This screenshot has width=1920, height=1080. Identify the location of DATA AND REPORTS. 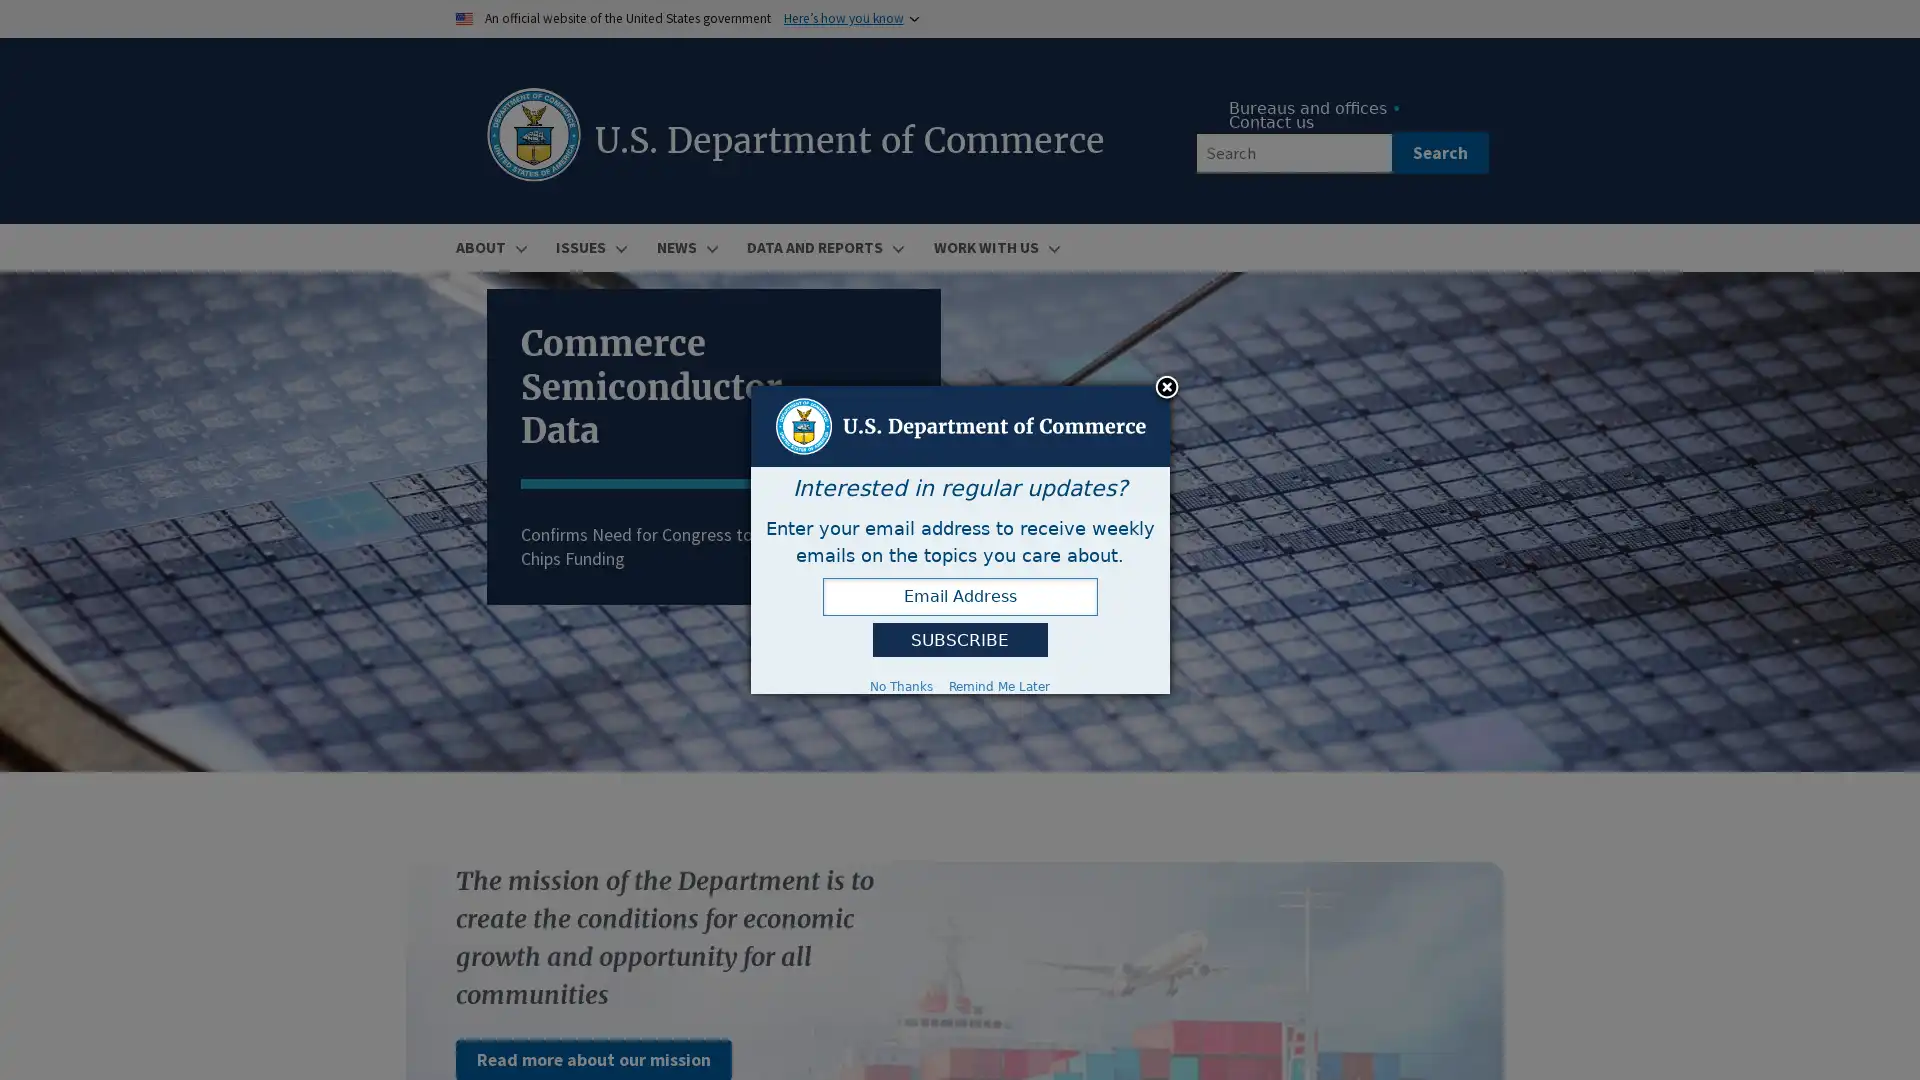
(822, 246).